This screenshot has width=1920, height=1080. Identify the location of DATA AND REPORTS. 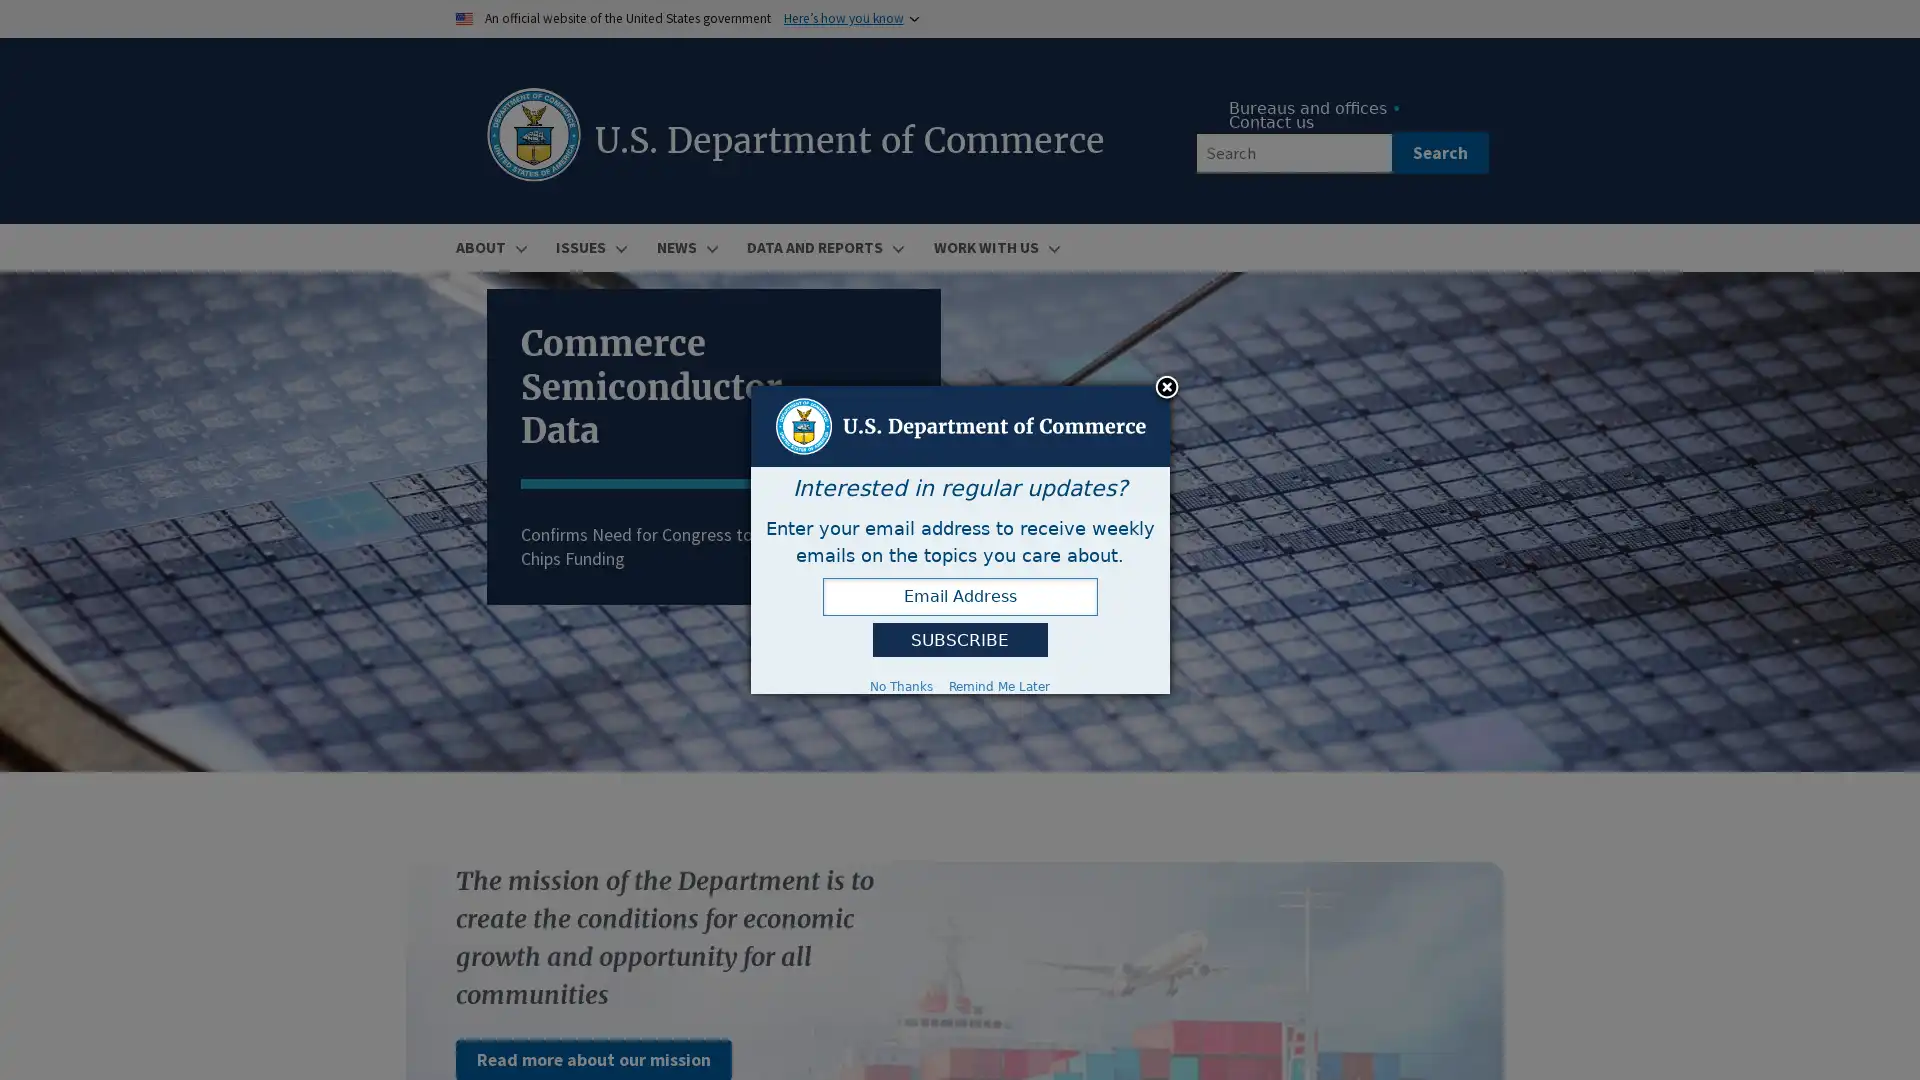
(822, 246).